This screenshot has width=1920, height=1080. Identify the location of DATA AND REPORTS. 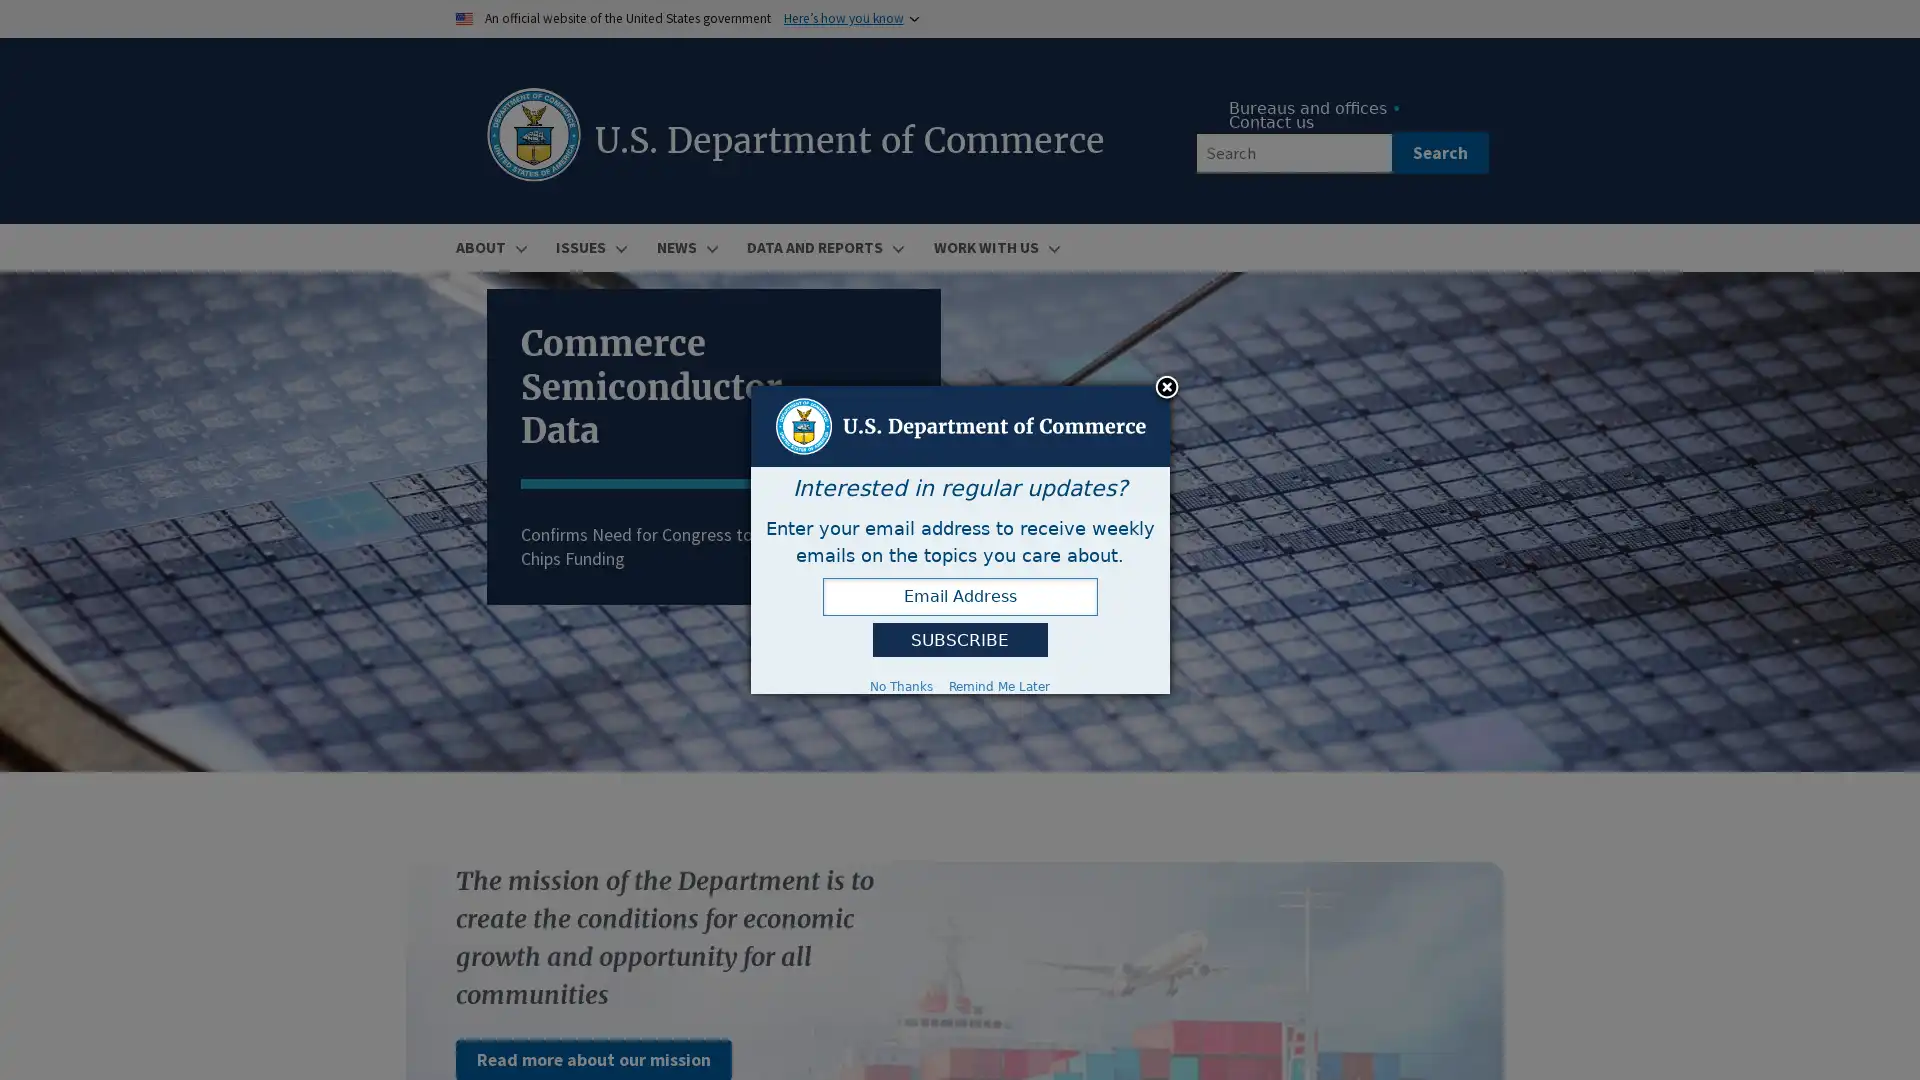
(822, 246).